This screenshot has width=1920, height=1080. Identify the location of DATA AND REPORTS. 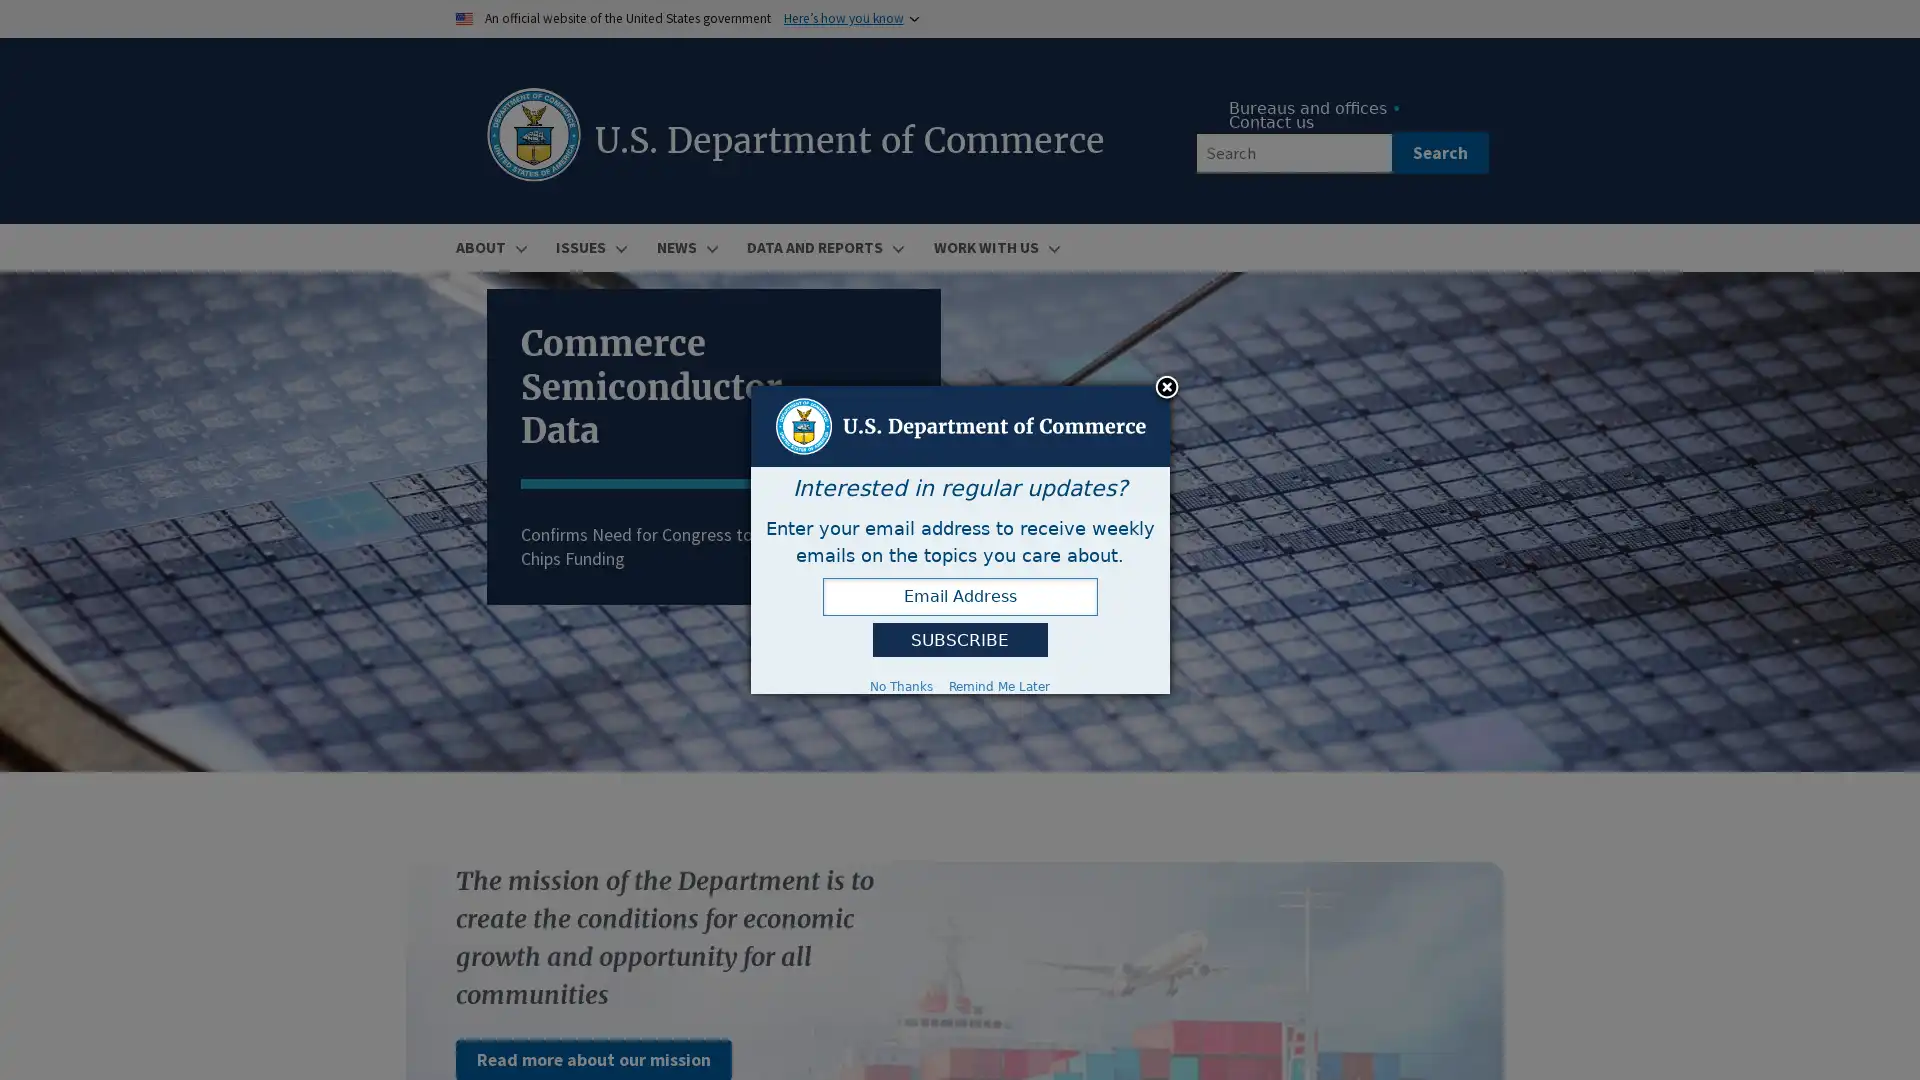
(822, 246).